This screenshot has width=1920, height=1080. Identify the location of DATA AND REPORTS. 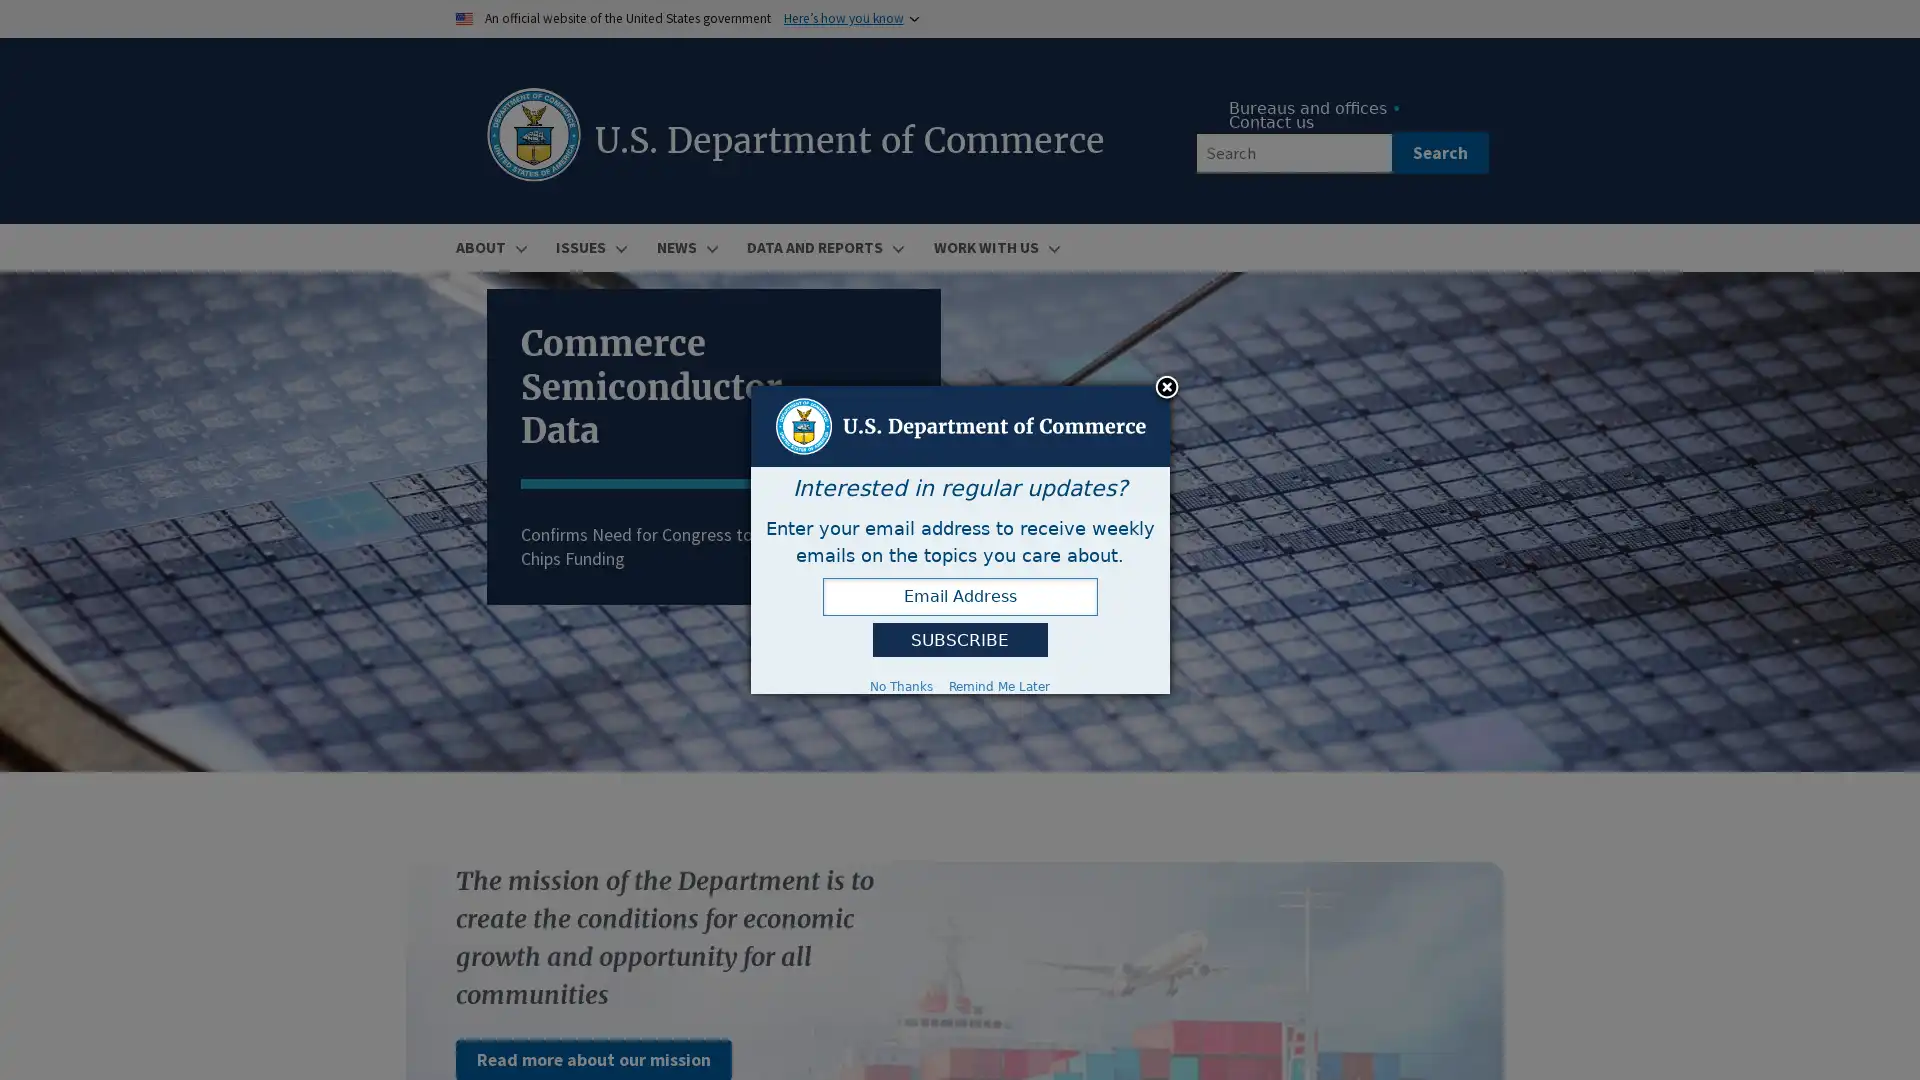
(822, 246).